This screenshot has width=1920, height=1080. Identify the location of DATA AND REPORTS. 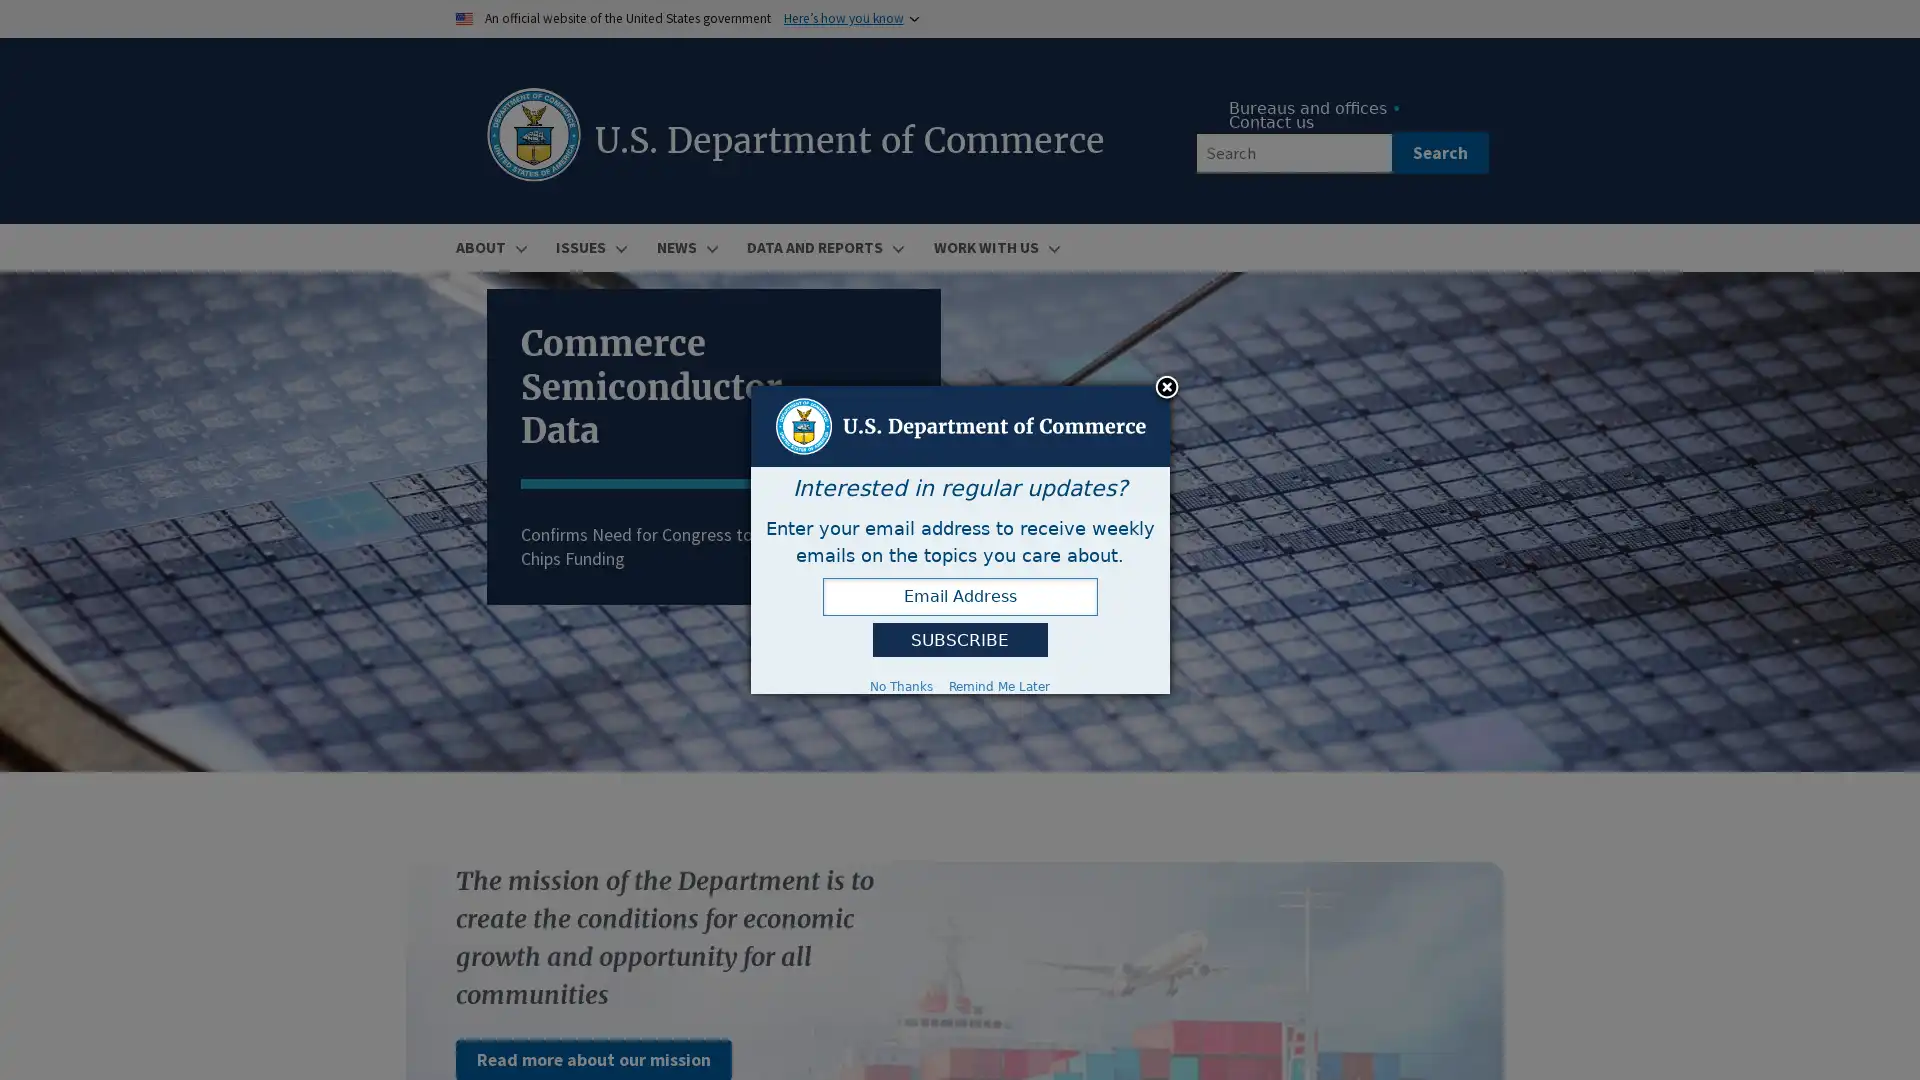
(822, 246).